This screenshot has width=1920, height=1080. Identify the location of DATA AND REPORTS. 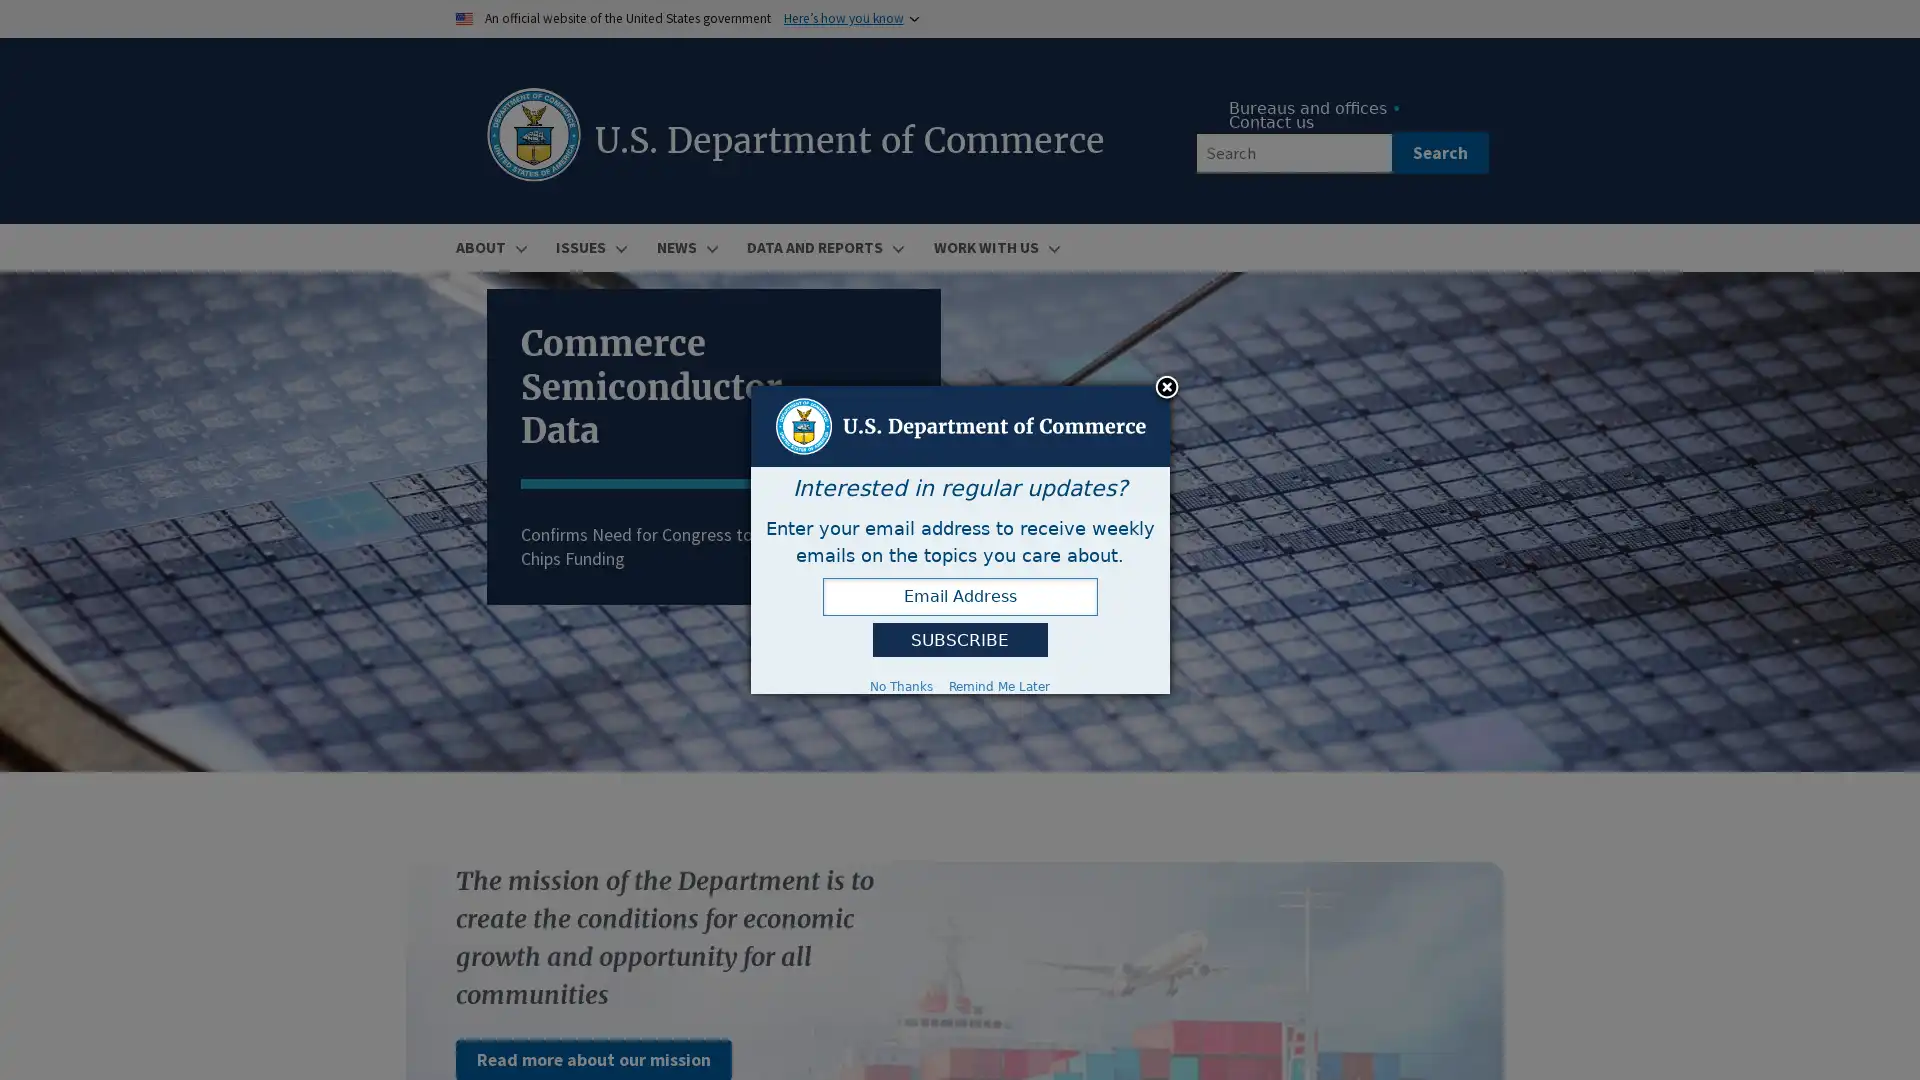
(822, 246).